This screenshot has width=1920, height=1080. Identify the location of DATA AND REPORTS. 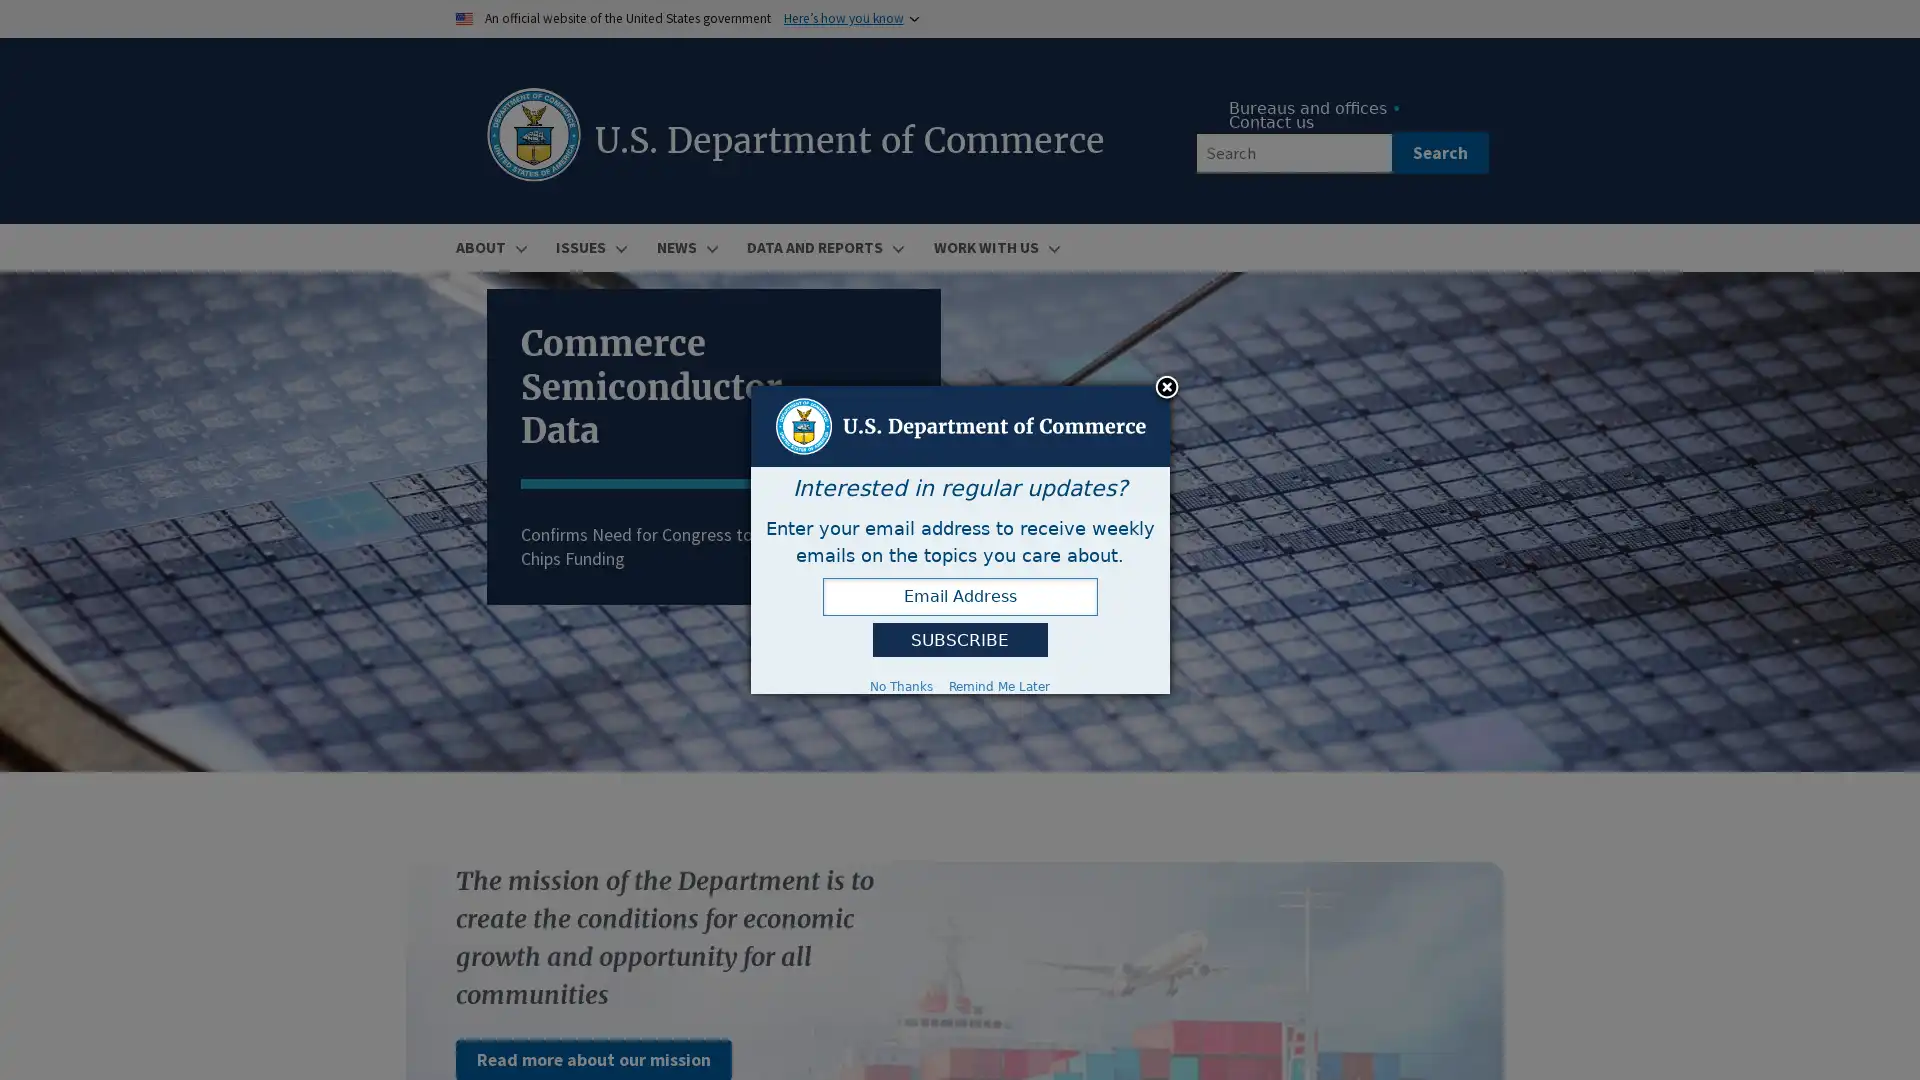
(822, 246).